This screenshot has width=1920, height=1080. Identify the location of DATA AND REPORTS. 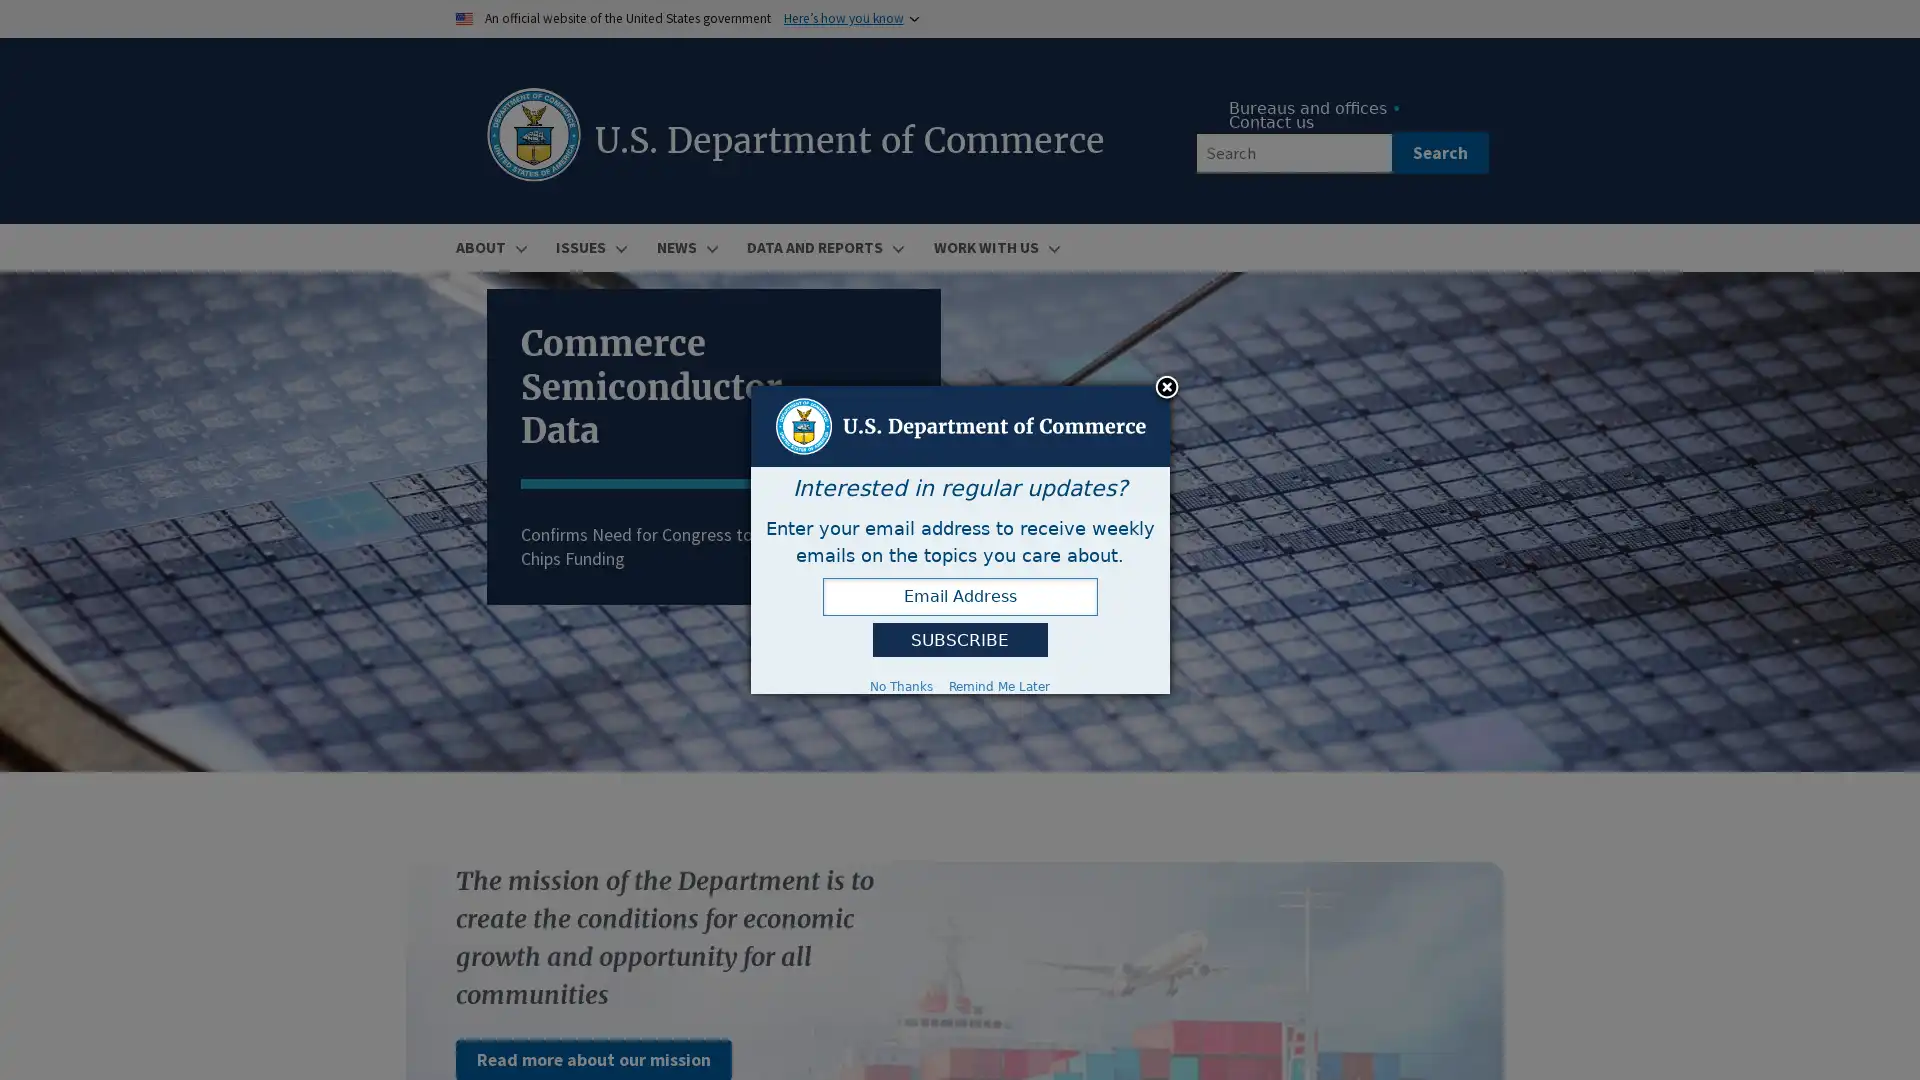
(822, 246).